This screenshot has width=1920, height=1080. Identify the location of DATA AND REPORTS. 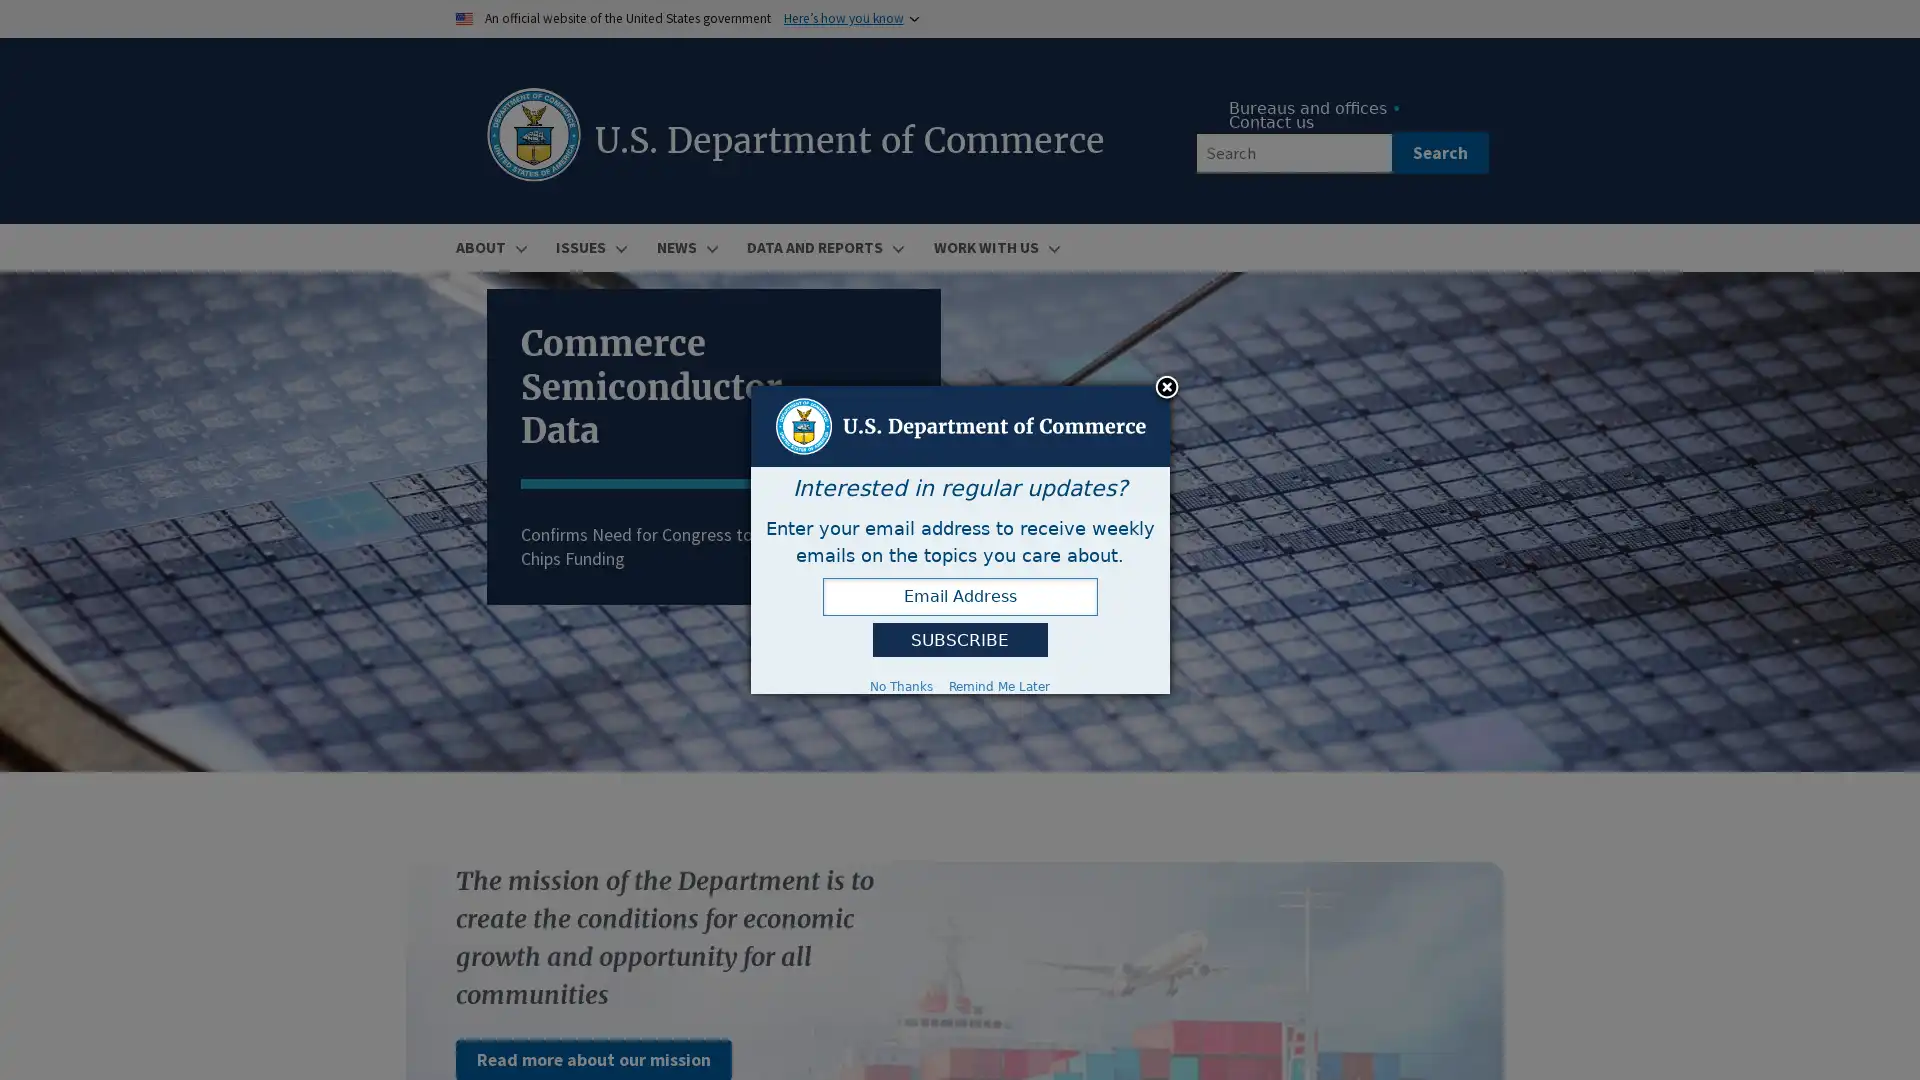
(822, 246).